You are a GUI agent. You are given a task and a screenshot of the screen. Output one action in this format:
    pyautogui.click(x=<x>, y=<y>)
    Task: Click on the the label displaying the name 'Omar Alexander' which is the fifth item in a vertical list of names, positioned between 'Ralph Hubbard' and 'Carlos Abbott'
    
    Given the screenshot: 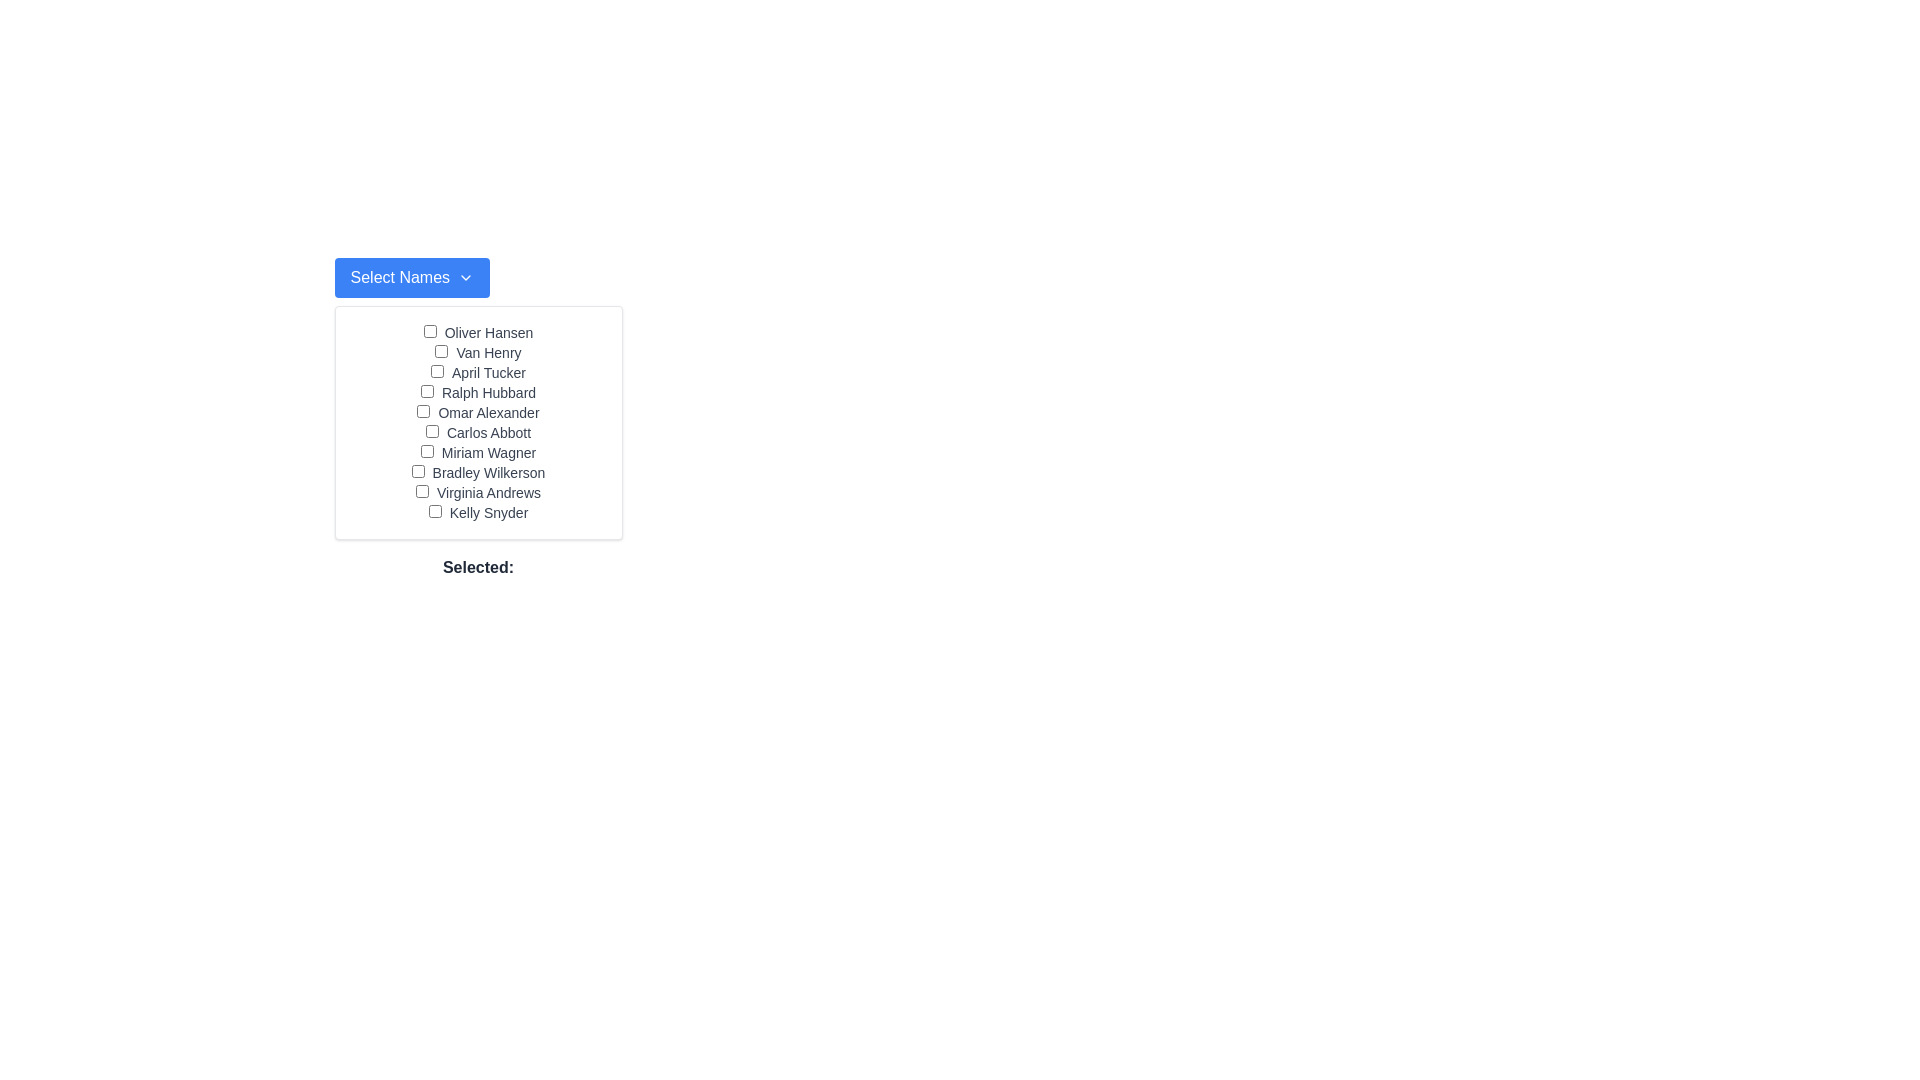 What is the action you would take?
    pyautogui.click(x=477, y=411)
    